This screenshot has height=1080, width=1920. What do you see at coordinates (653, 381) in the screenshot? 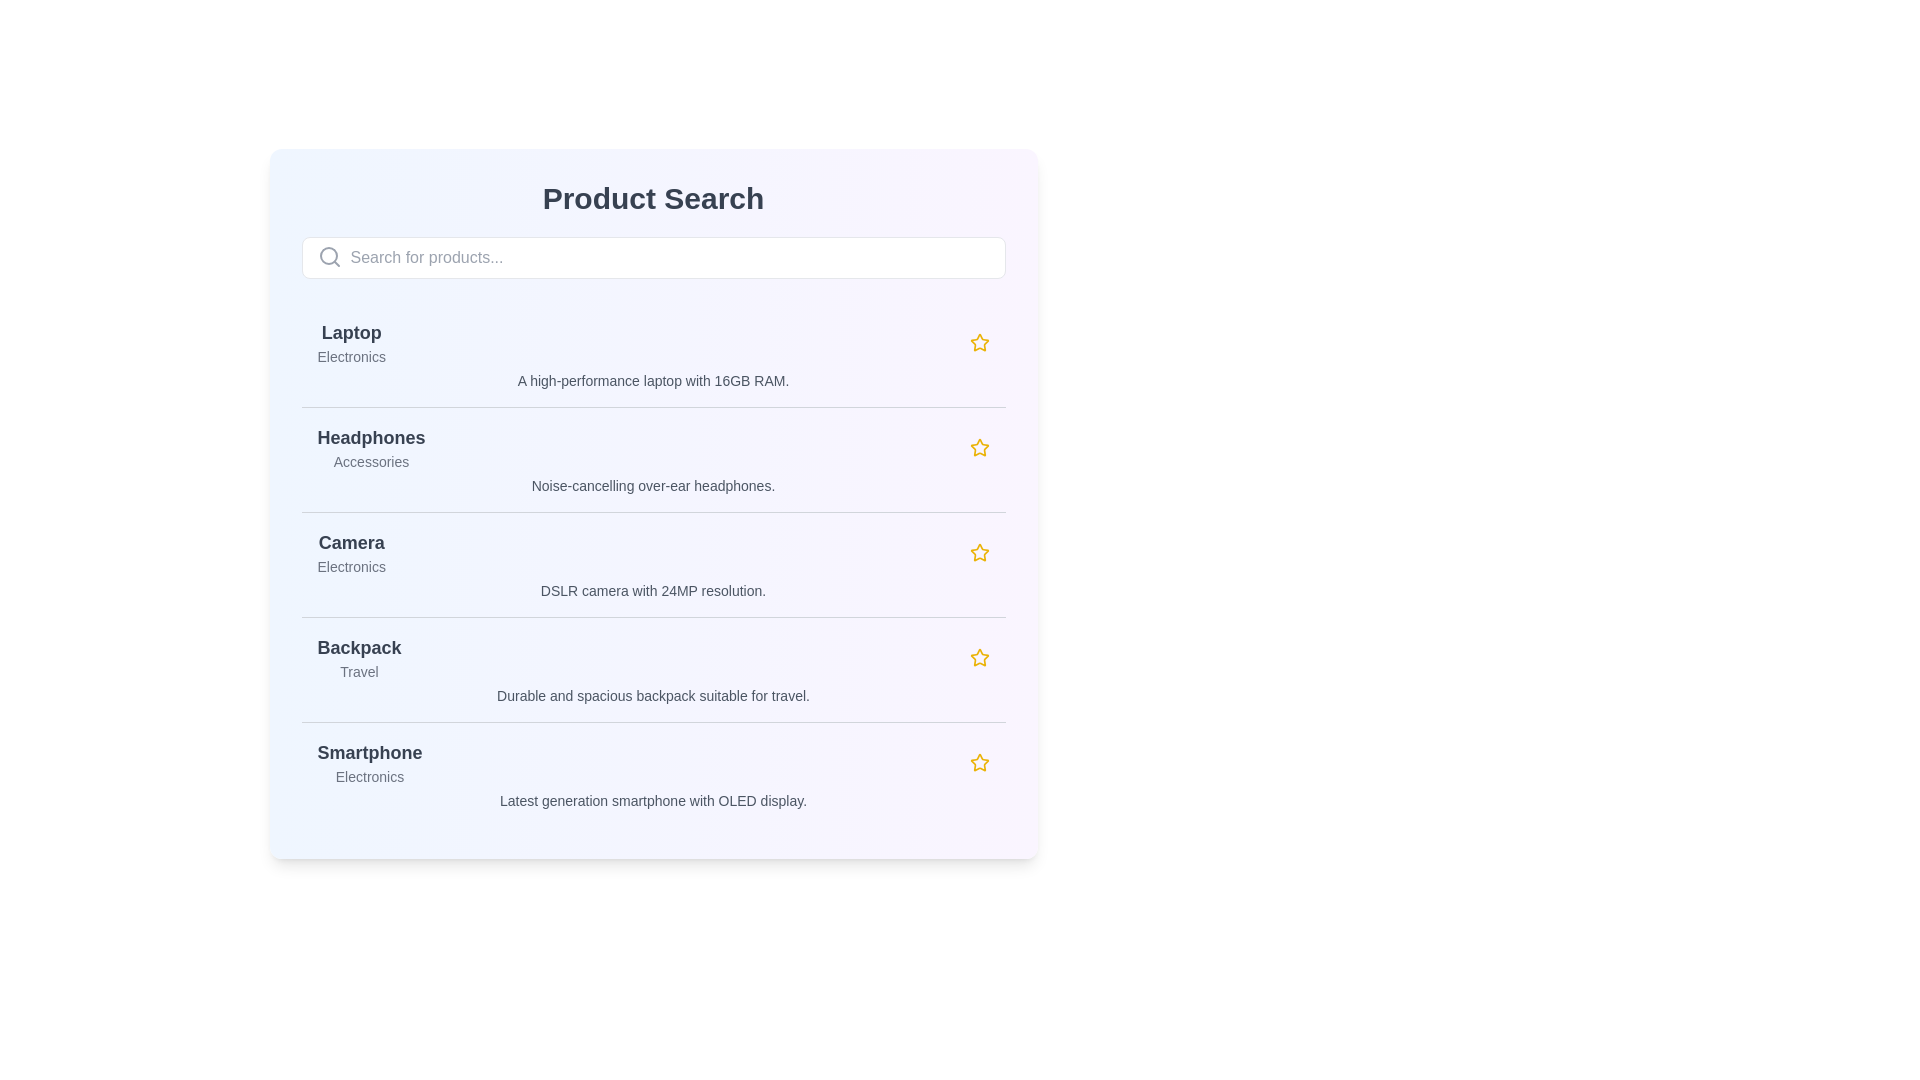
I see `the text label that reads 'A high-performance laptop with 16GB RAM.', located beneath the main title and subtitle of the 'Laptop' item` at bounding box center [653, 381].